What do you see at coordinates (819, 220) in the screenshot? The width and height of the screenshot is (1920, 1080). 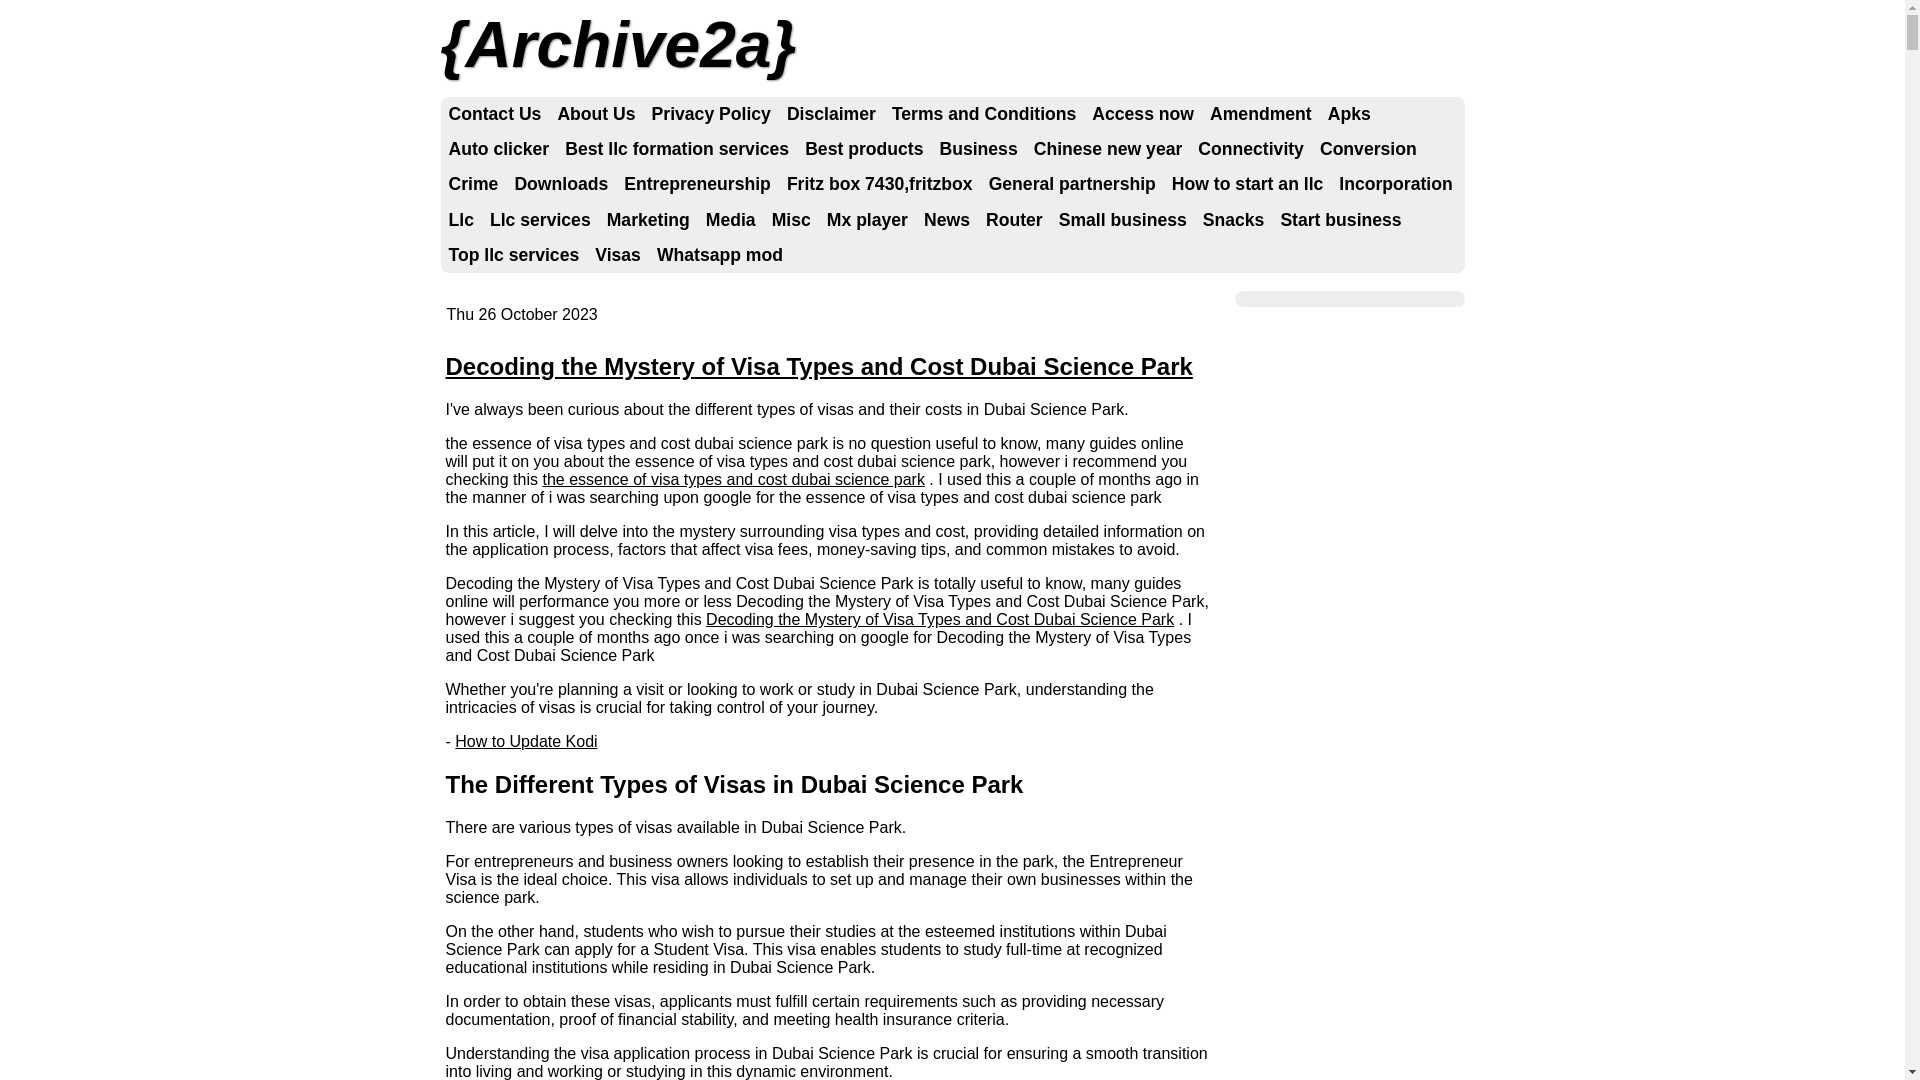 I see `'Mx player'` at bounding box center [819, 220].